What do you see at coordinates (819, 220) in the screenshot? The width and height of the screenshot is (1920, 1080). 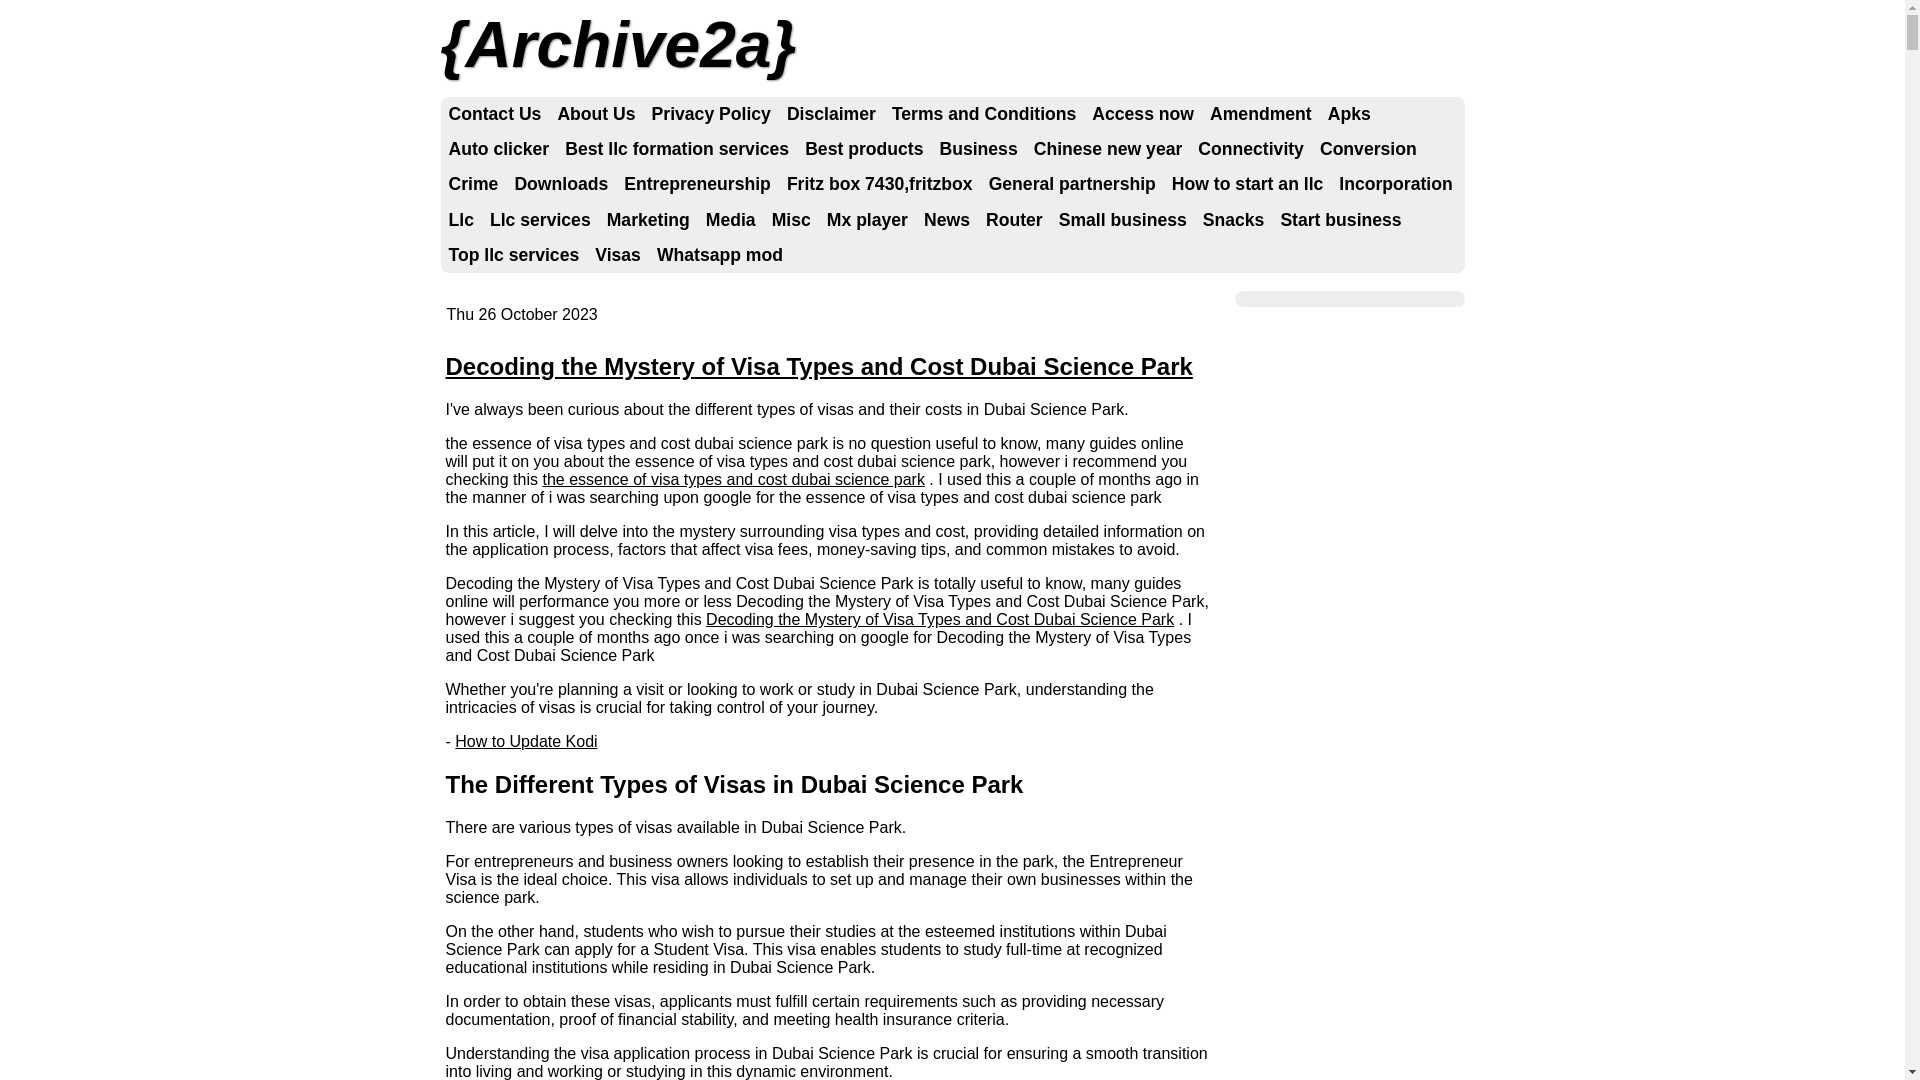 I see `'Mx player'` at bounding box center [819, 220].